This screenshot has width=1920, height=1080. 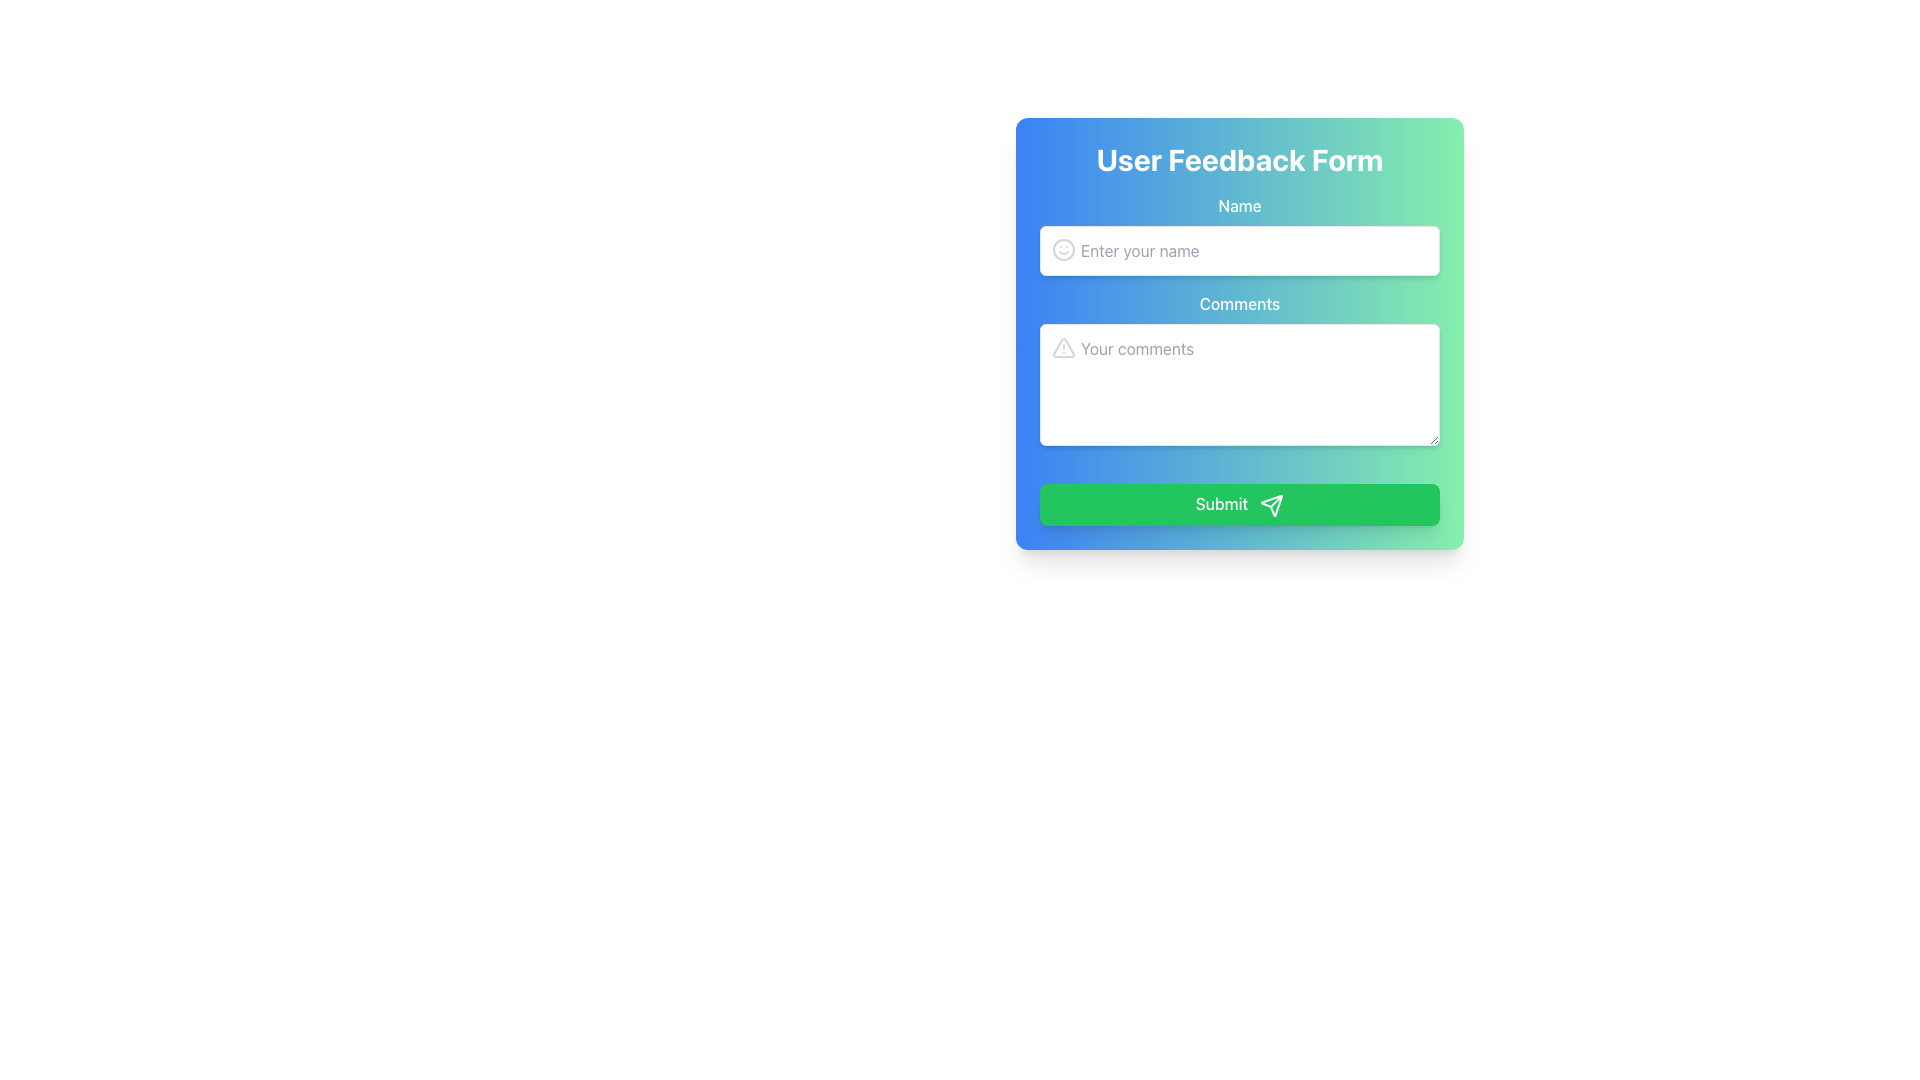 What do you see at coordinates (1271, 504) in the screenshot?
I see `the paper airplane icon located inside the green 'Submit' button at the bottom center of the feedback form interface` at bounding box center [1271, 504].